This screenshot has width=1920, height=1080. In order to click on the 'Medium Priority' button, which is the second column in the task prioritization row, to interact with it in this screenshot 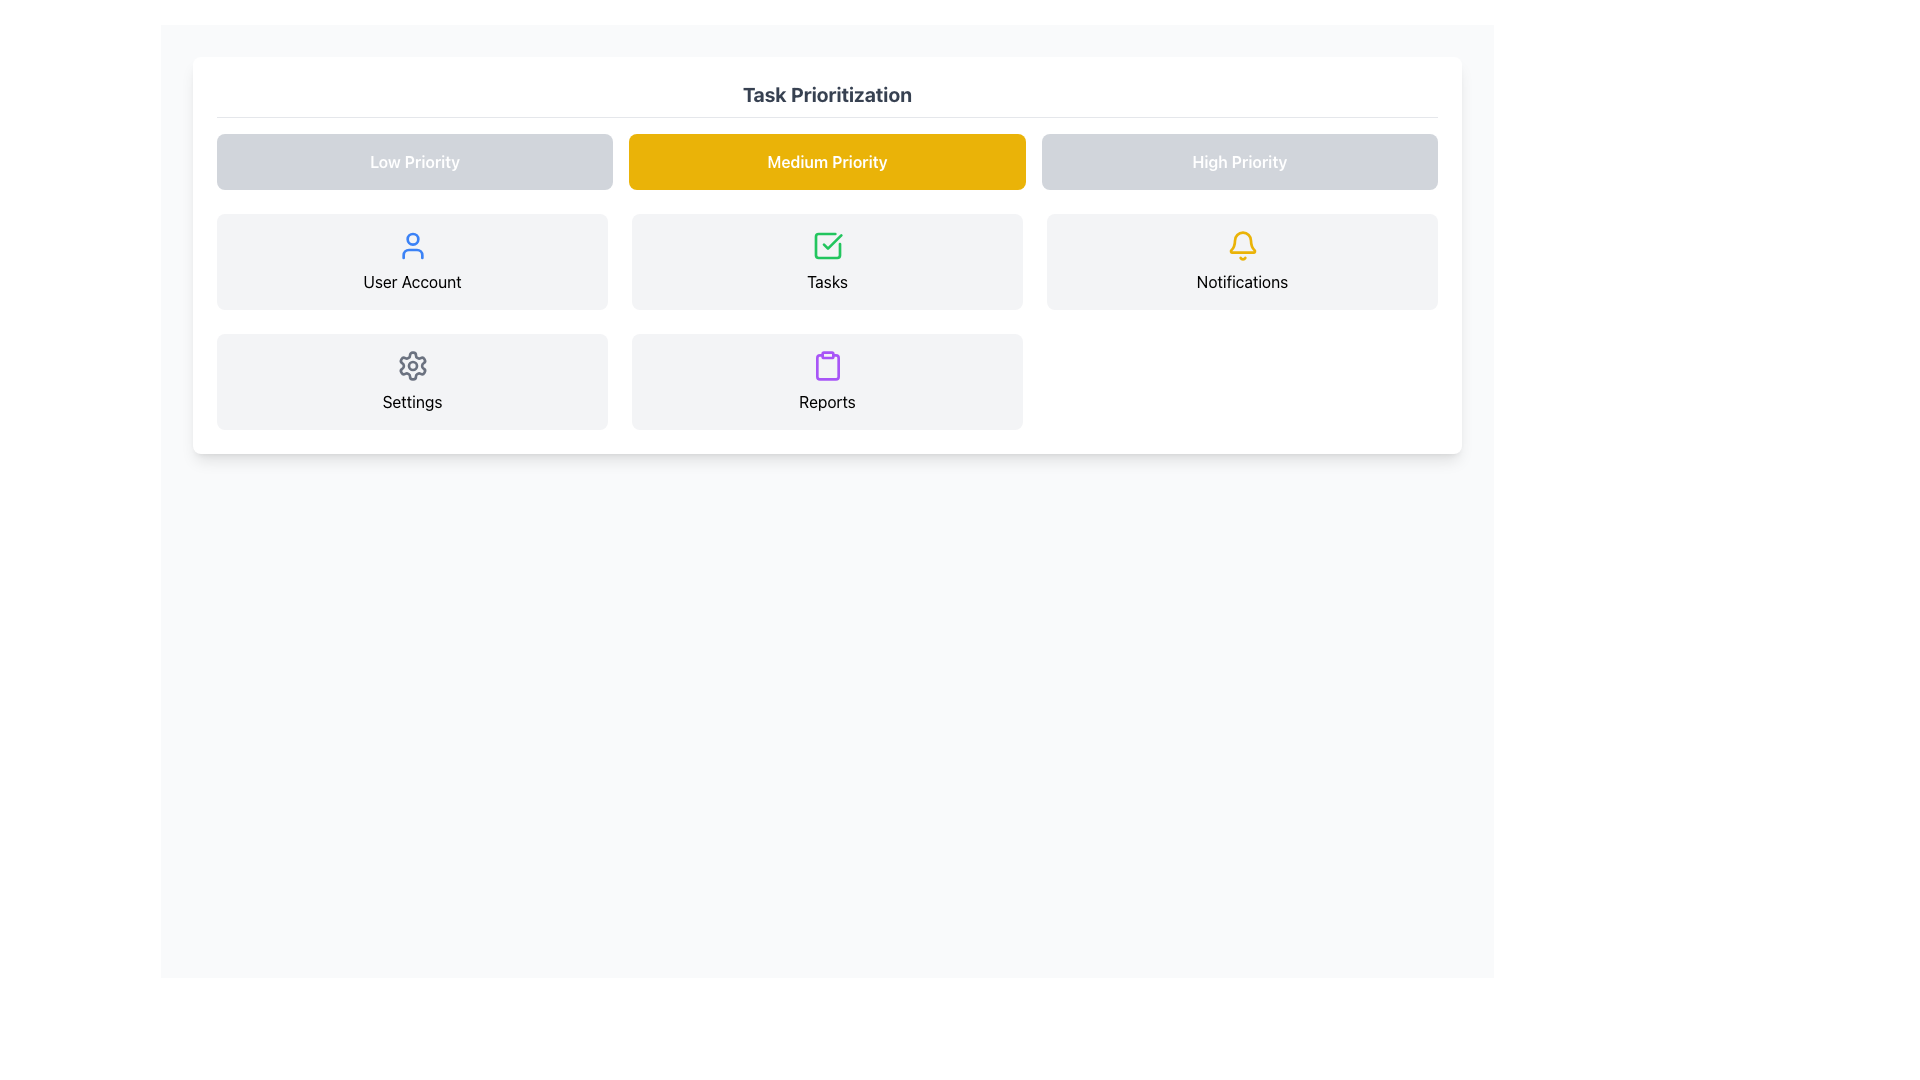, I will do `click(827, 161)`.